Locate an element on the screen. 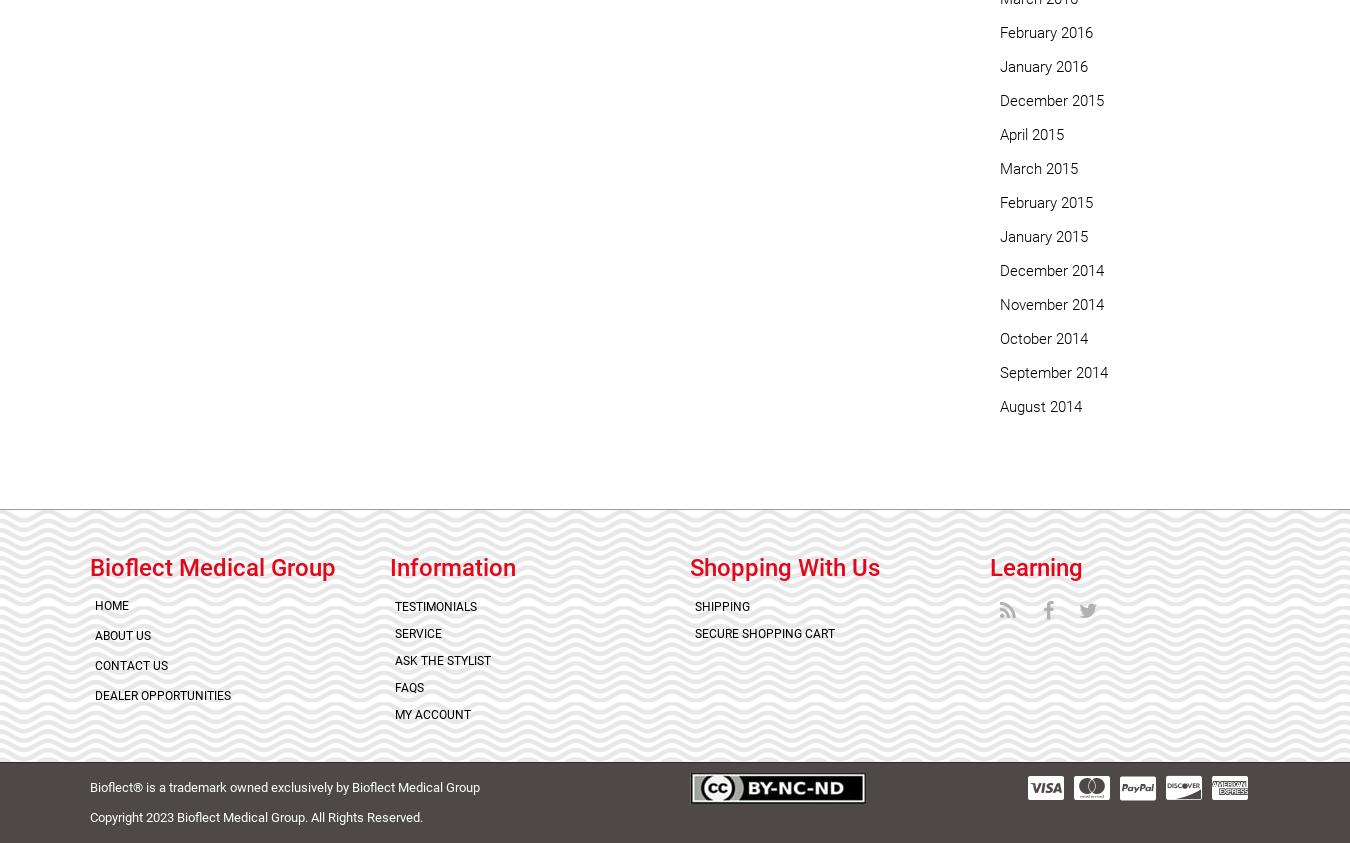  'Service' is located at coordinates (418, 633).